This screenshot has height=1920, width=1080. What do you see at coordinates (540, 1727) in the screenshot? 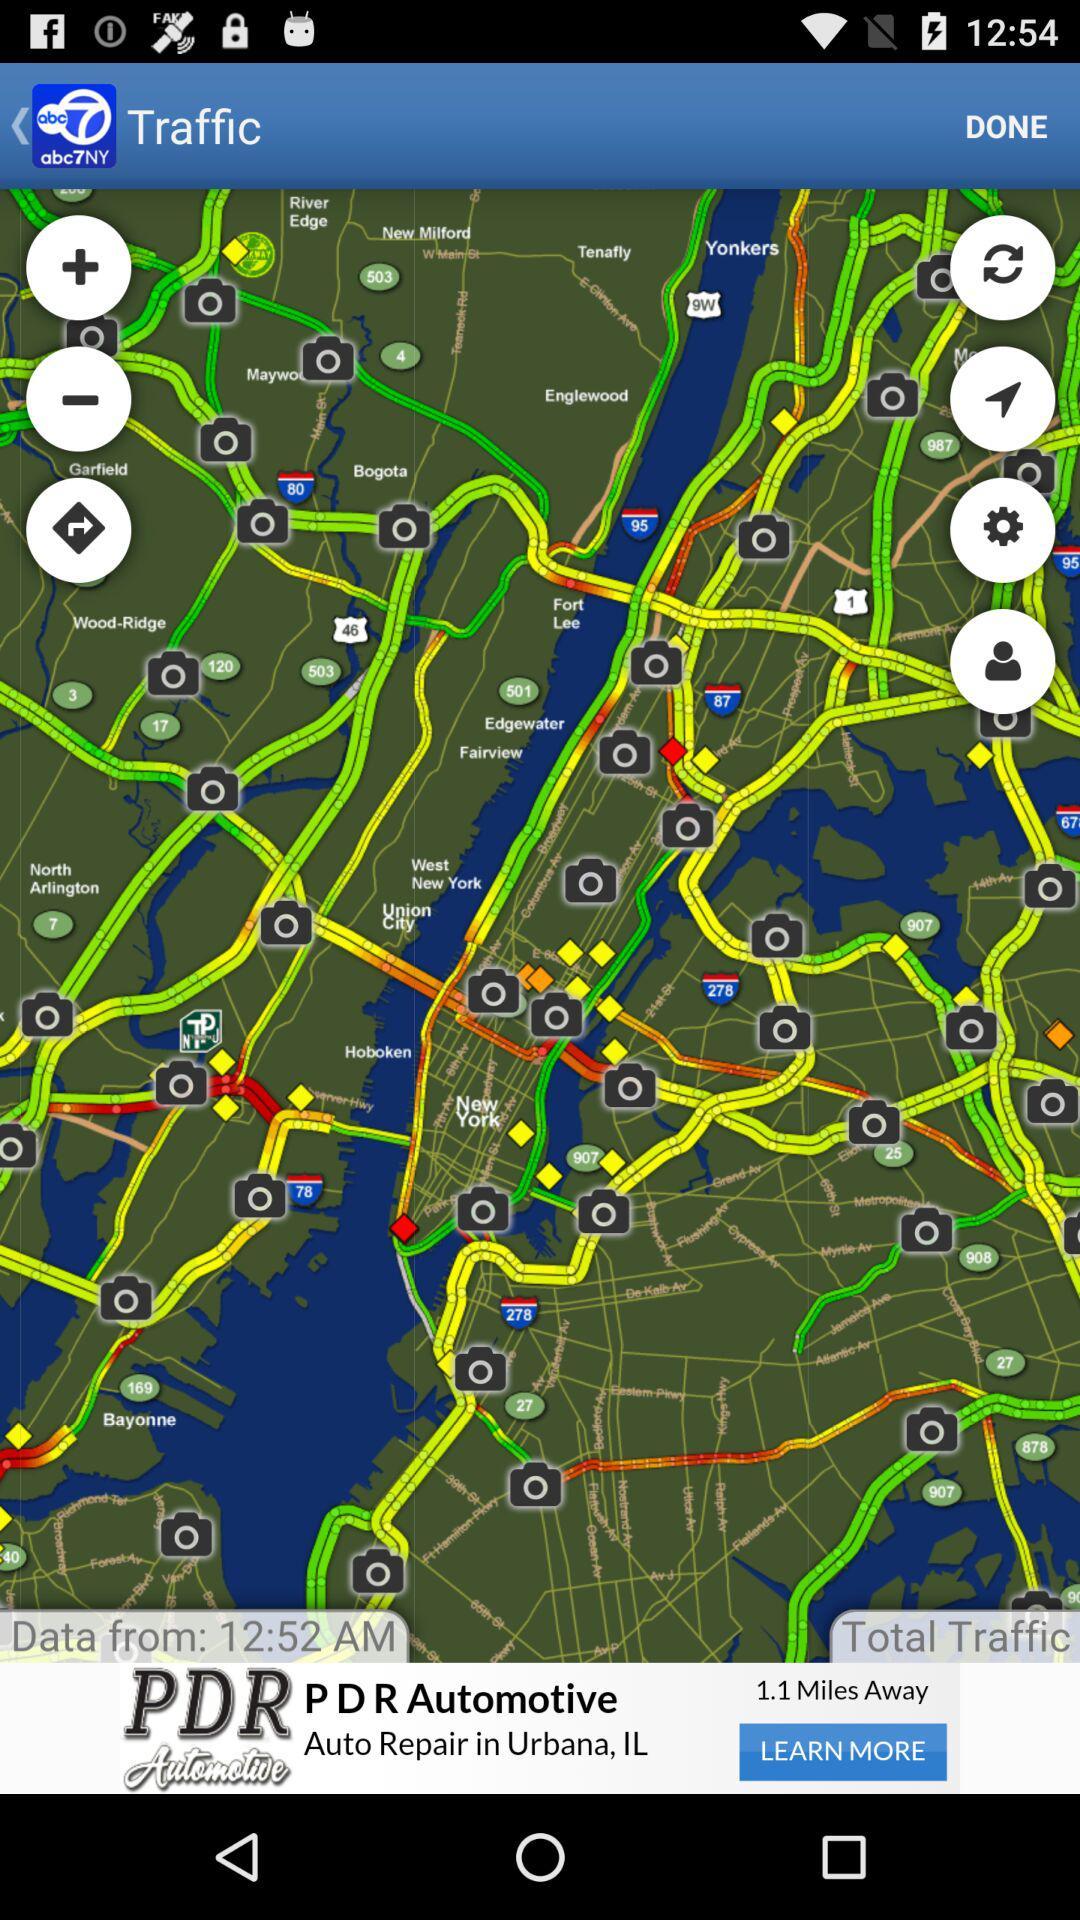
I see `advertisement page` at bounding box center [540, 1727].